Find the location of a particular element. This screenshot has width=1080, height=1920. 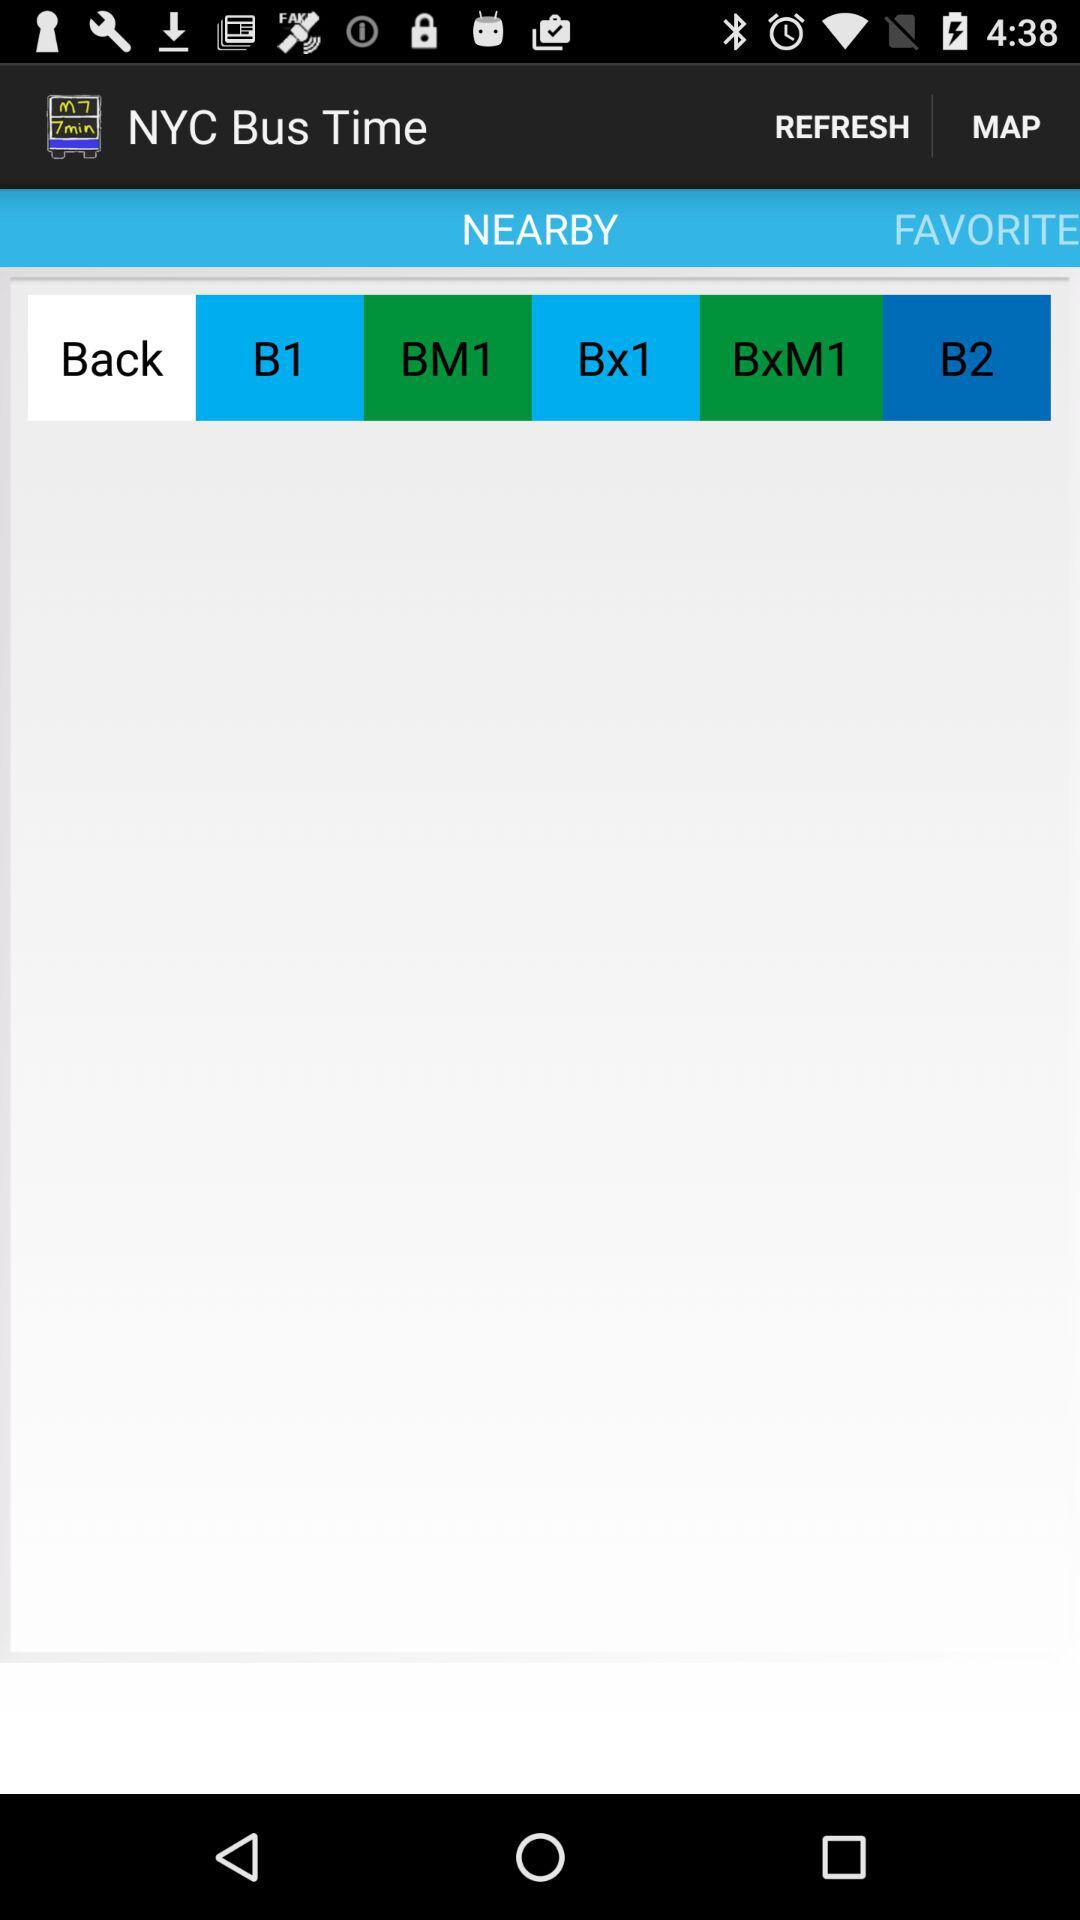

the icon to the right of back item is located at coordinates (279, 357).